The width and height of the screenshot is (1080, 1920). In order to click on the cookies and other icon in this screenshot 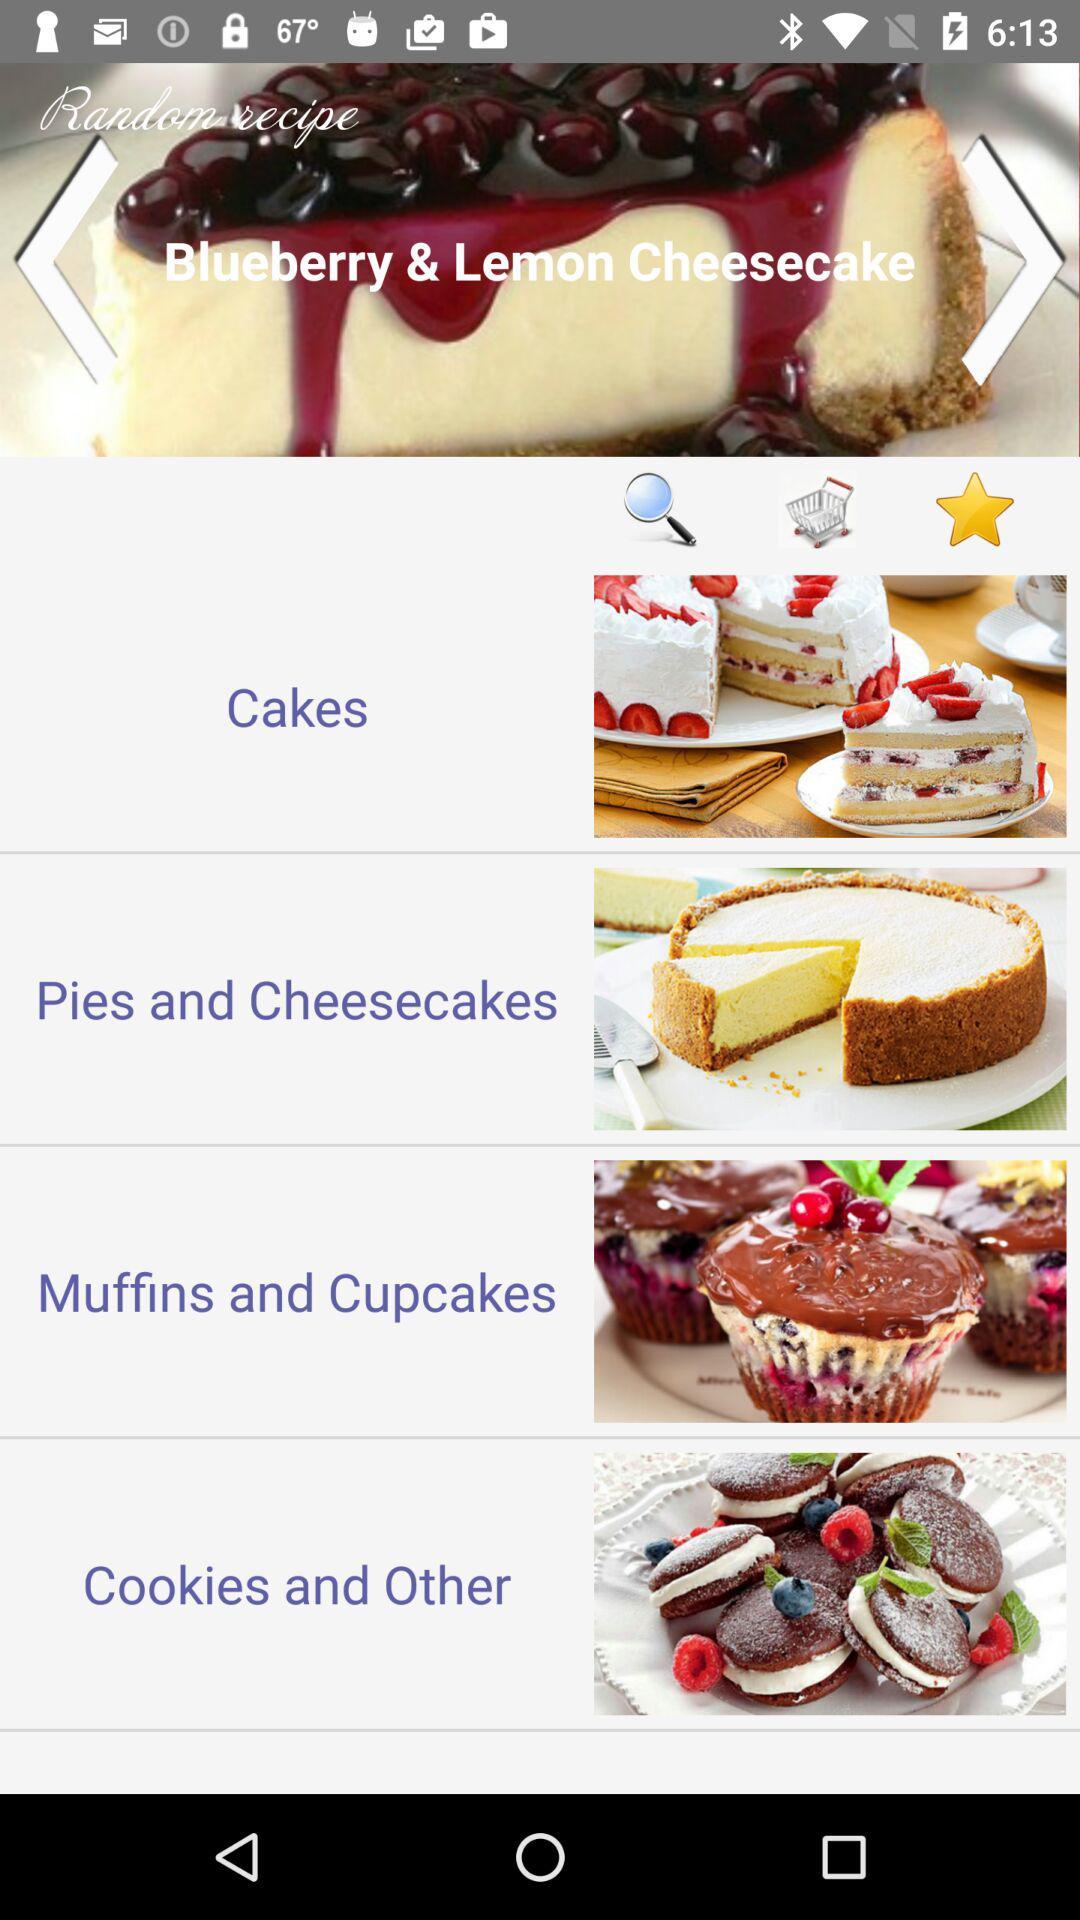, I will do `click(297, 1582)`.